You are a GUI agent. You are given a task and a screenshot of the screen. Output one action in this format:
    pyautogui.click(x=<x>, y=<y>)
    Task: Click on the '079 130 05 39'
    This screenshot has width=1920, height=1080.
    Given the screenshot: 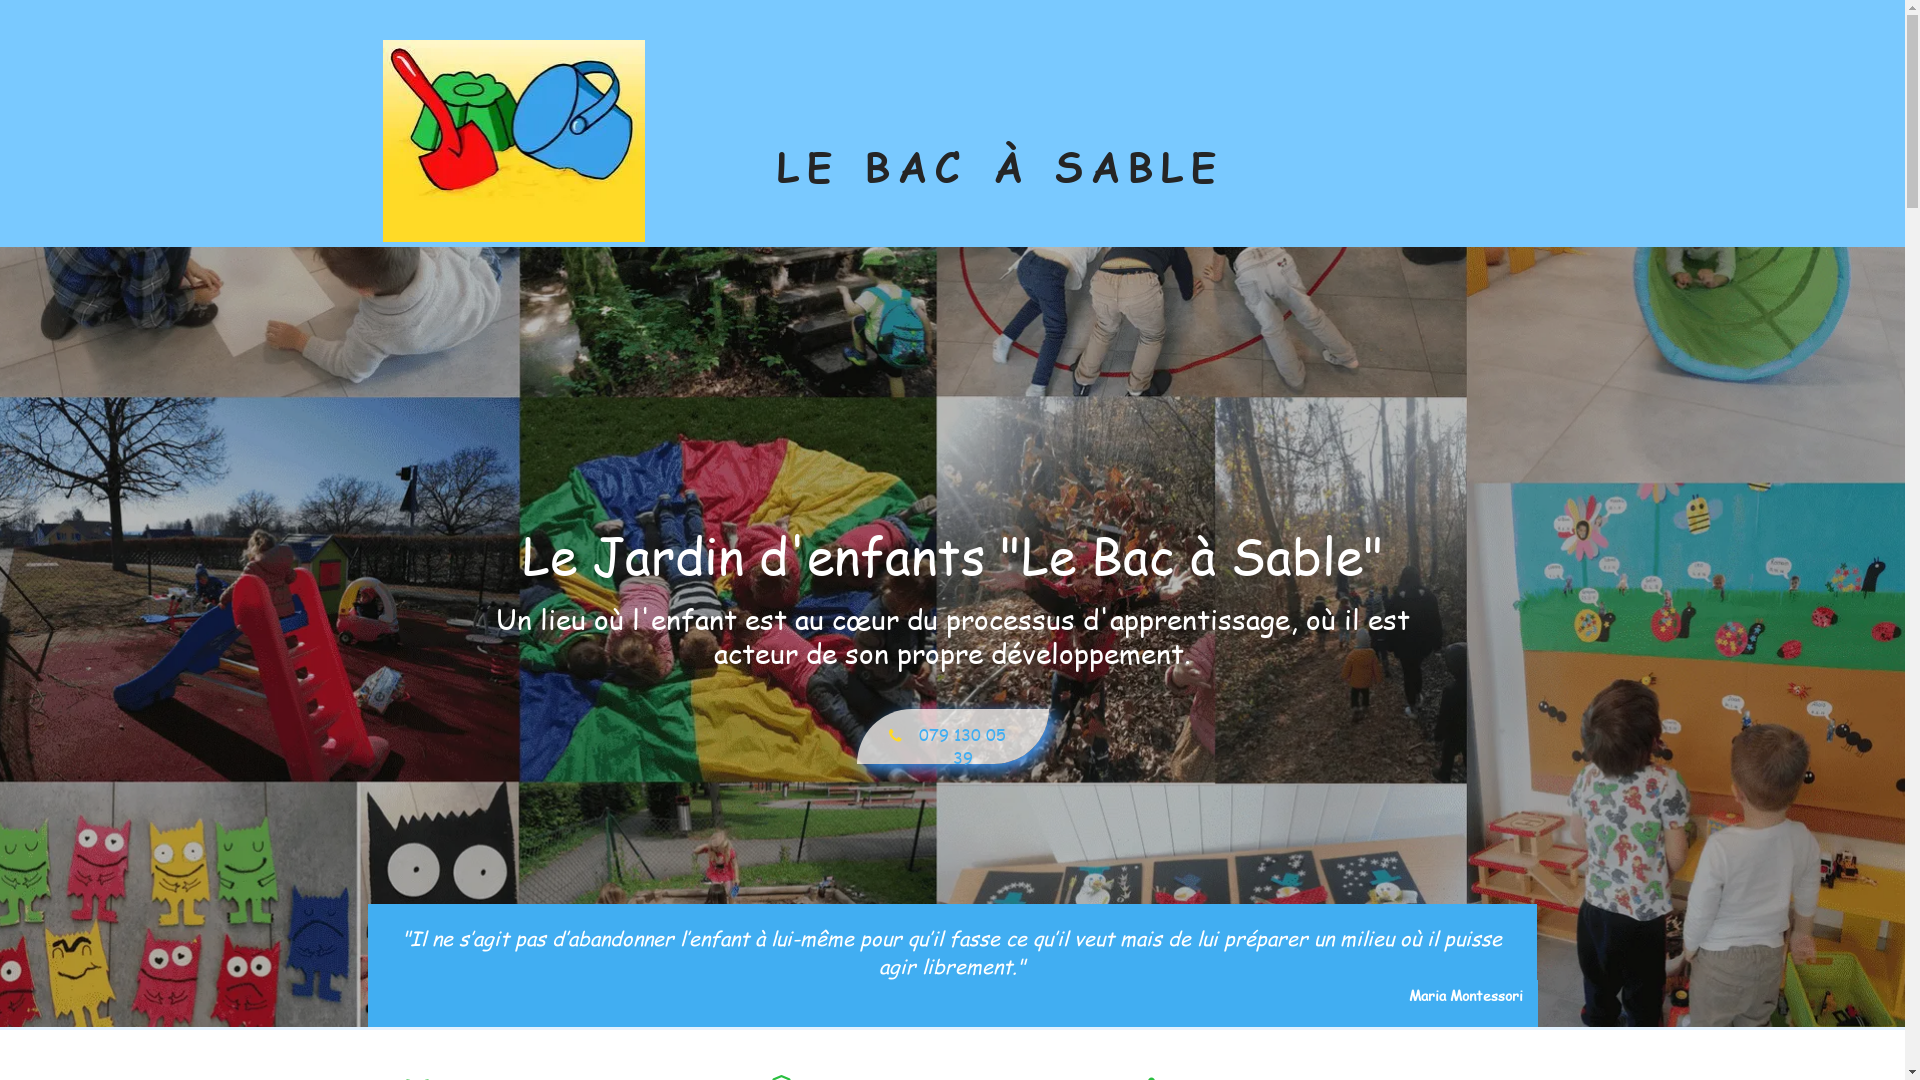 What is the action you would take?
    pyautogui.click(x=950, y=736)
    